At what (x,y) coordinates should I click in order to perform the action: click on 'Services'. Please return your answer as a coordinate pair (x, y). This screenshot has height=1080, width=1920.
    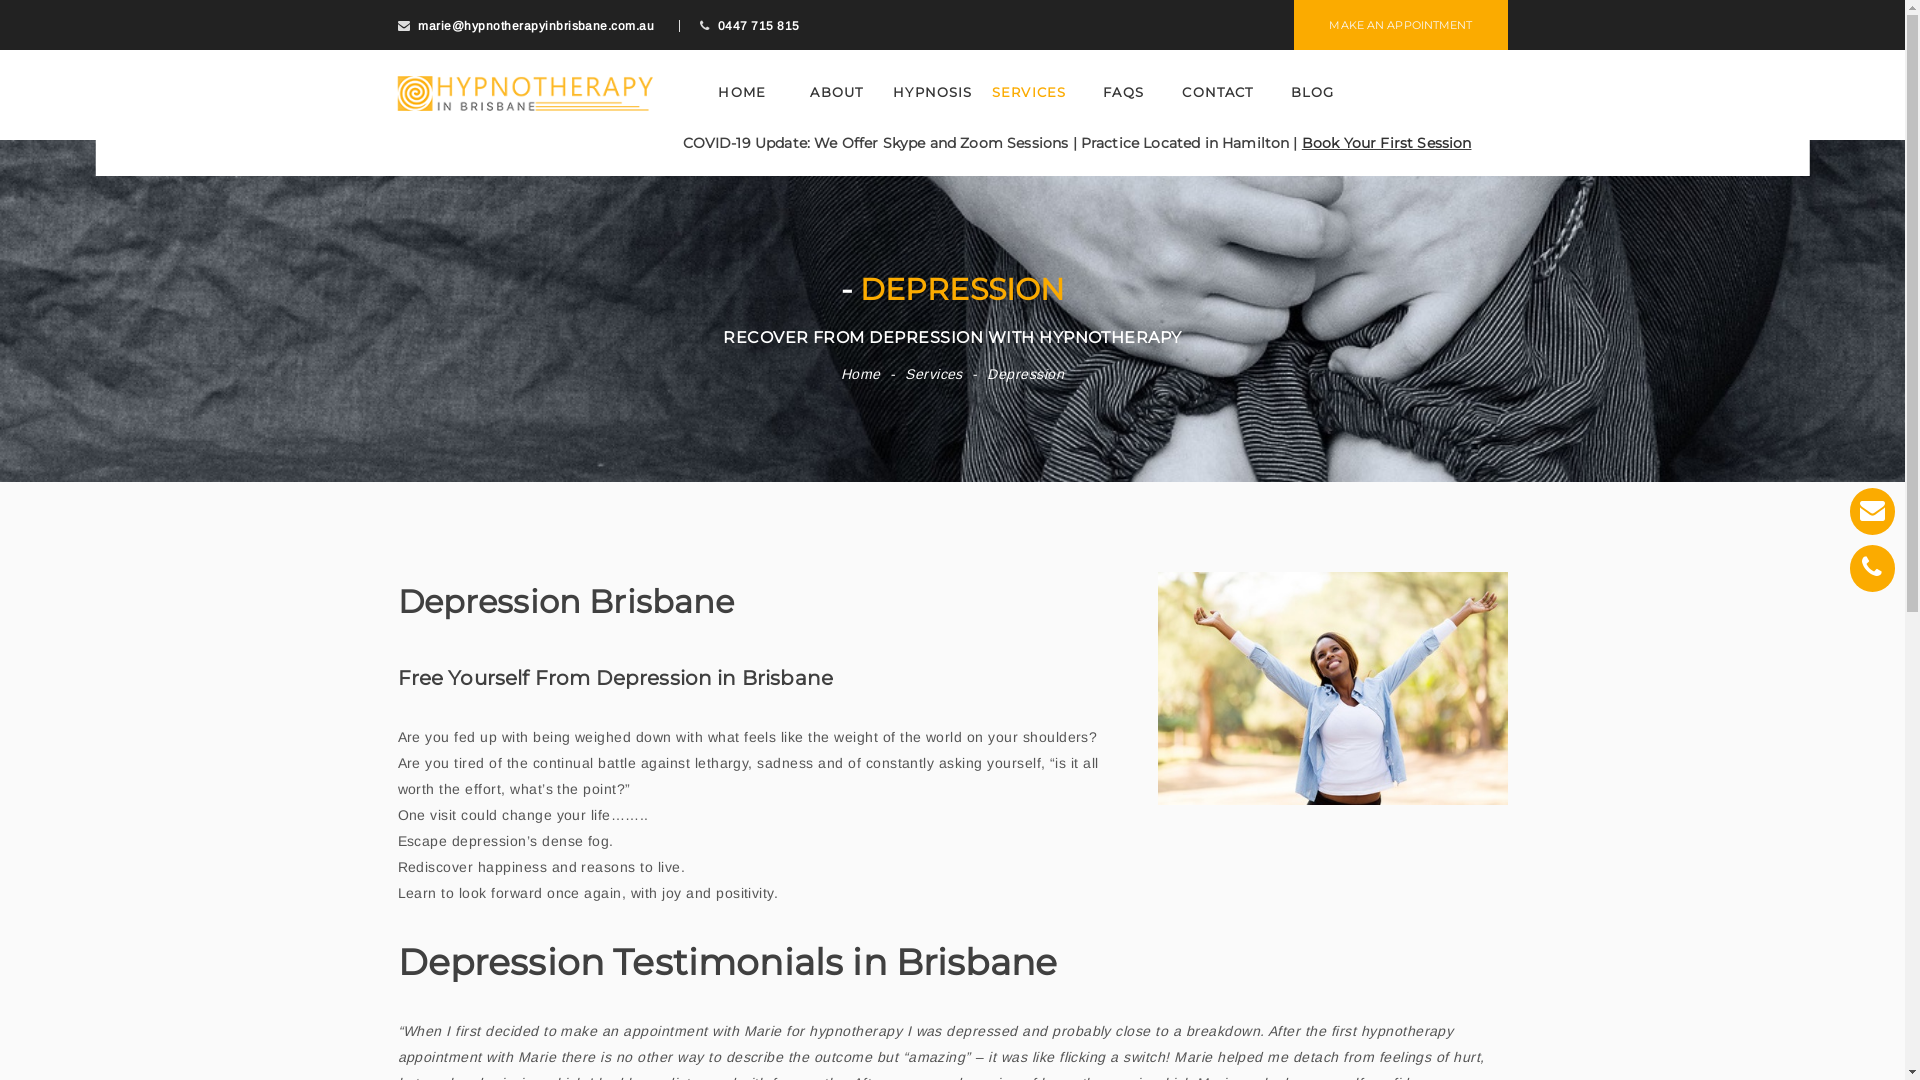
    Looking at the image, I should click on (933, 374).